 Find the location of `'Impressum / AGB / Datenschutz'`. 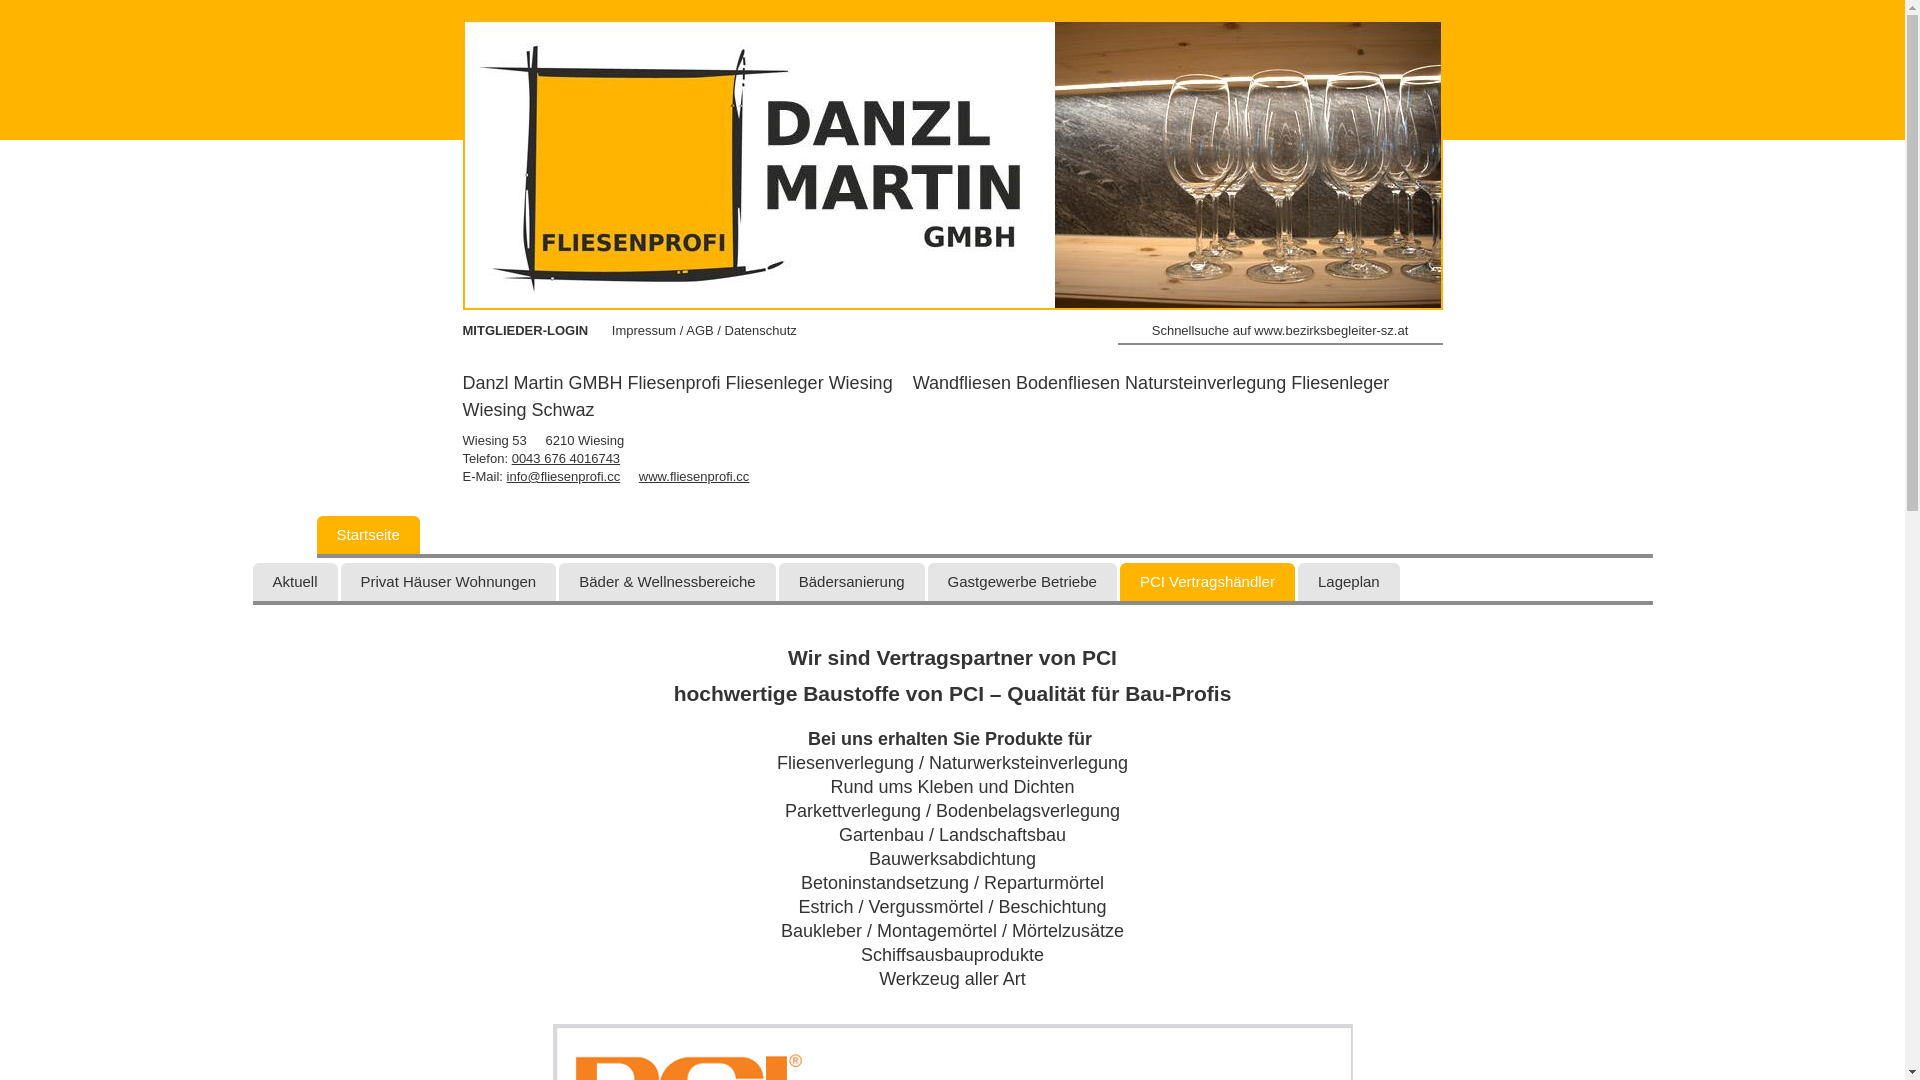

'Impressum / AGB / Datenschutz' is located at coordinates (704, 329).